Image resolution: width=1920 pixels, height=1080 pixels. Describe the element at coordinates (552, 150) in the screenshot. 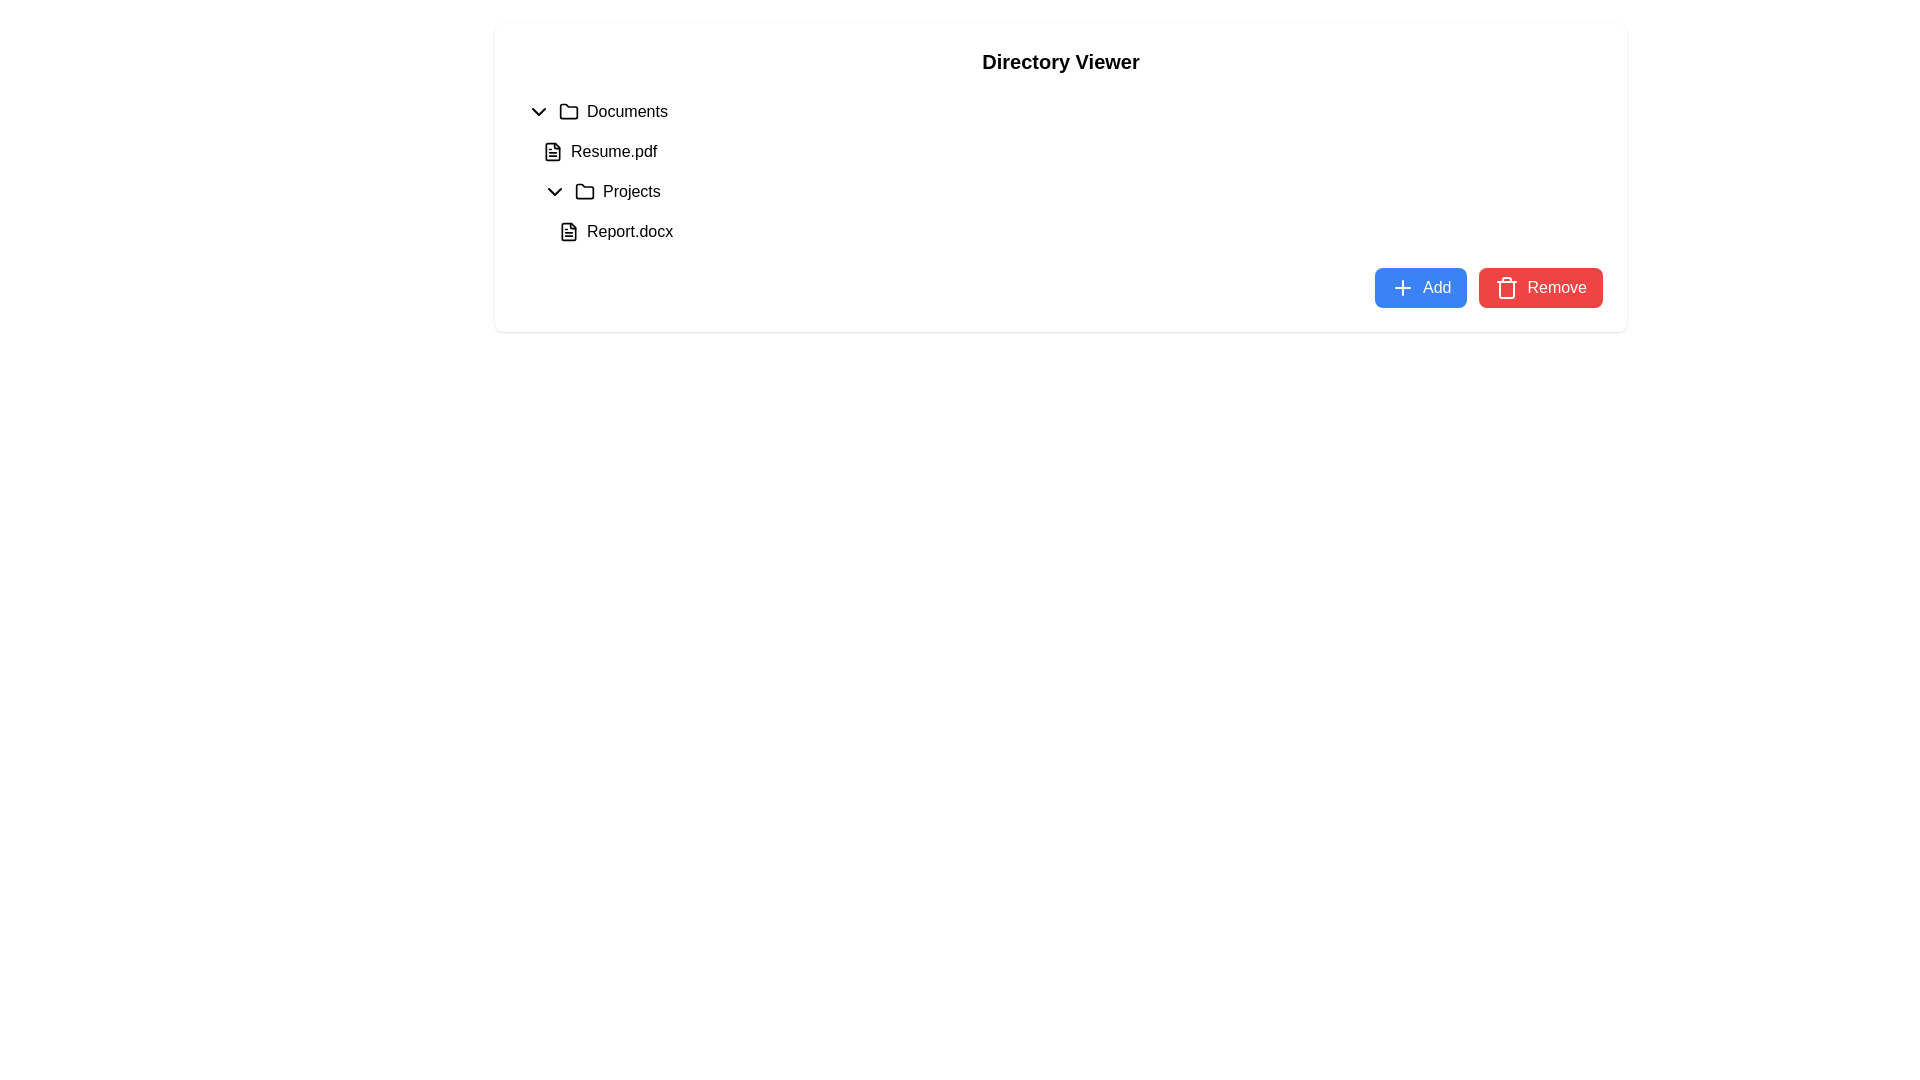

I see `the document file icon, which is styled in an outline format and positioned to the left of the text 'Resume.pdf'` at that location.